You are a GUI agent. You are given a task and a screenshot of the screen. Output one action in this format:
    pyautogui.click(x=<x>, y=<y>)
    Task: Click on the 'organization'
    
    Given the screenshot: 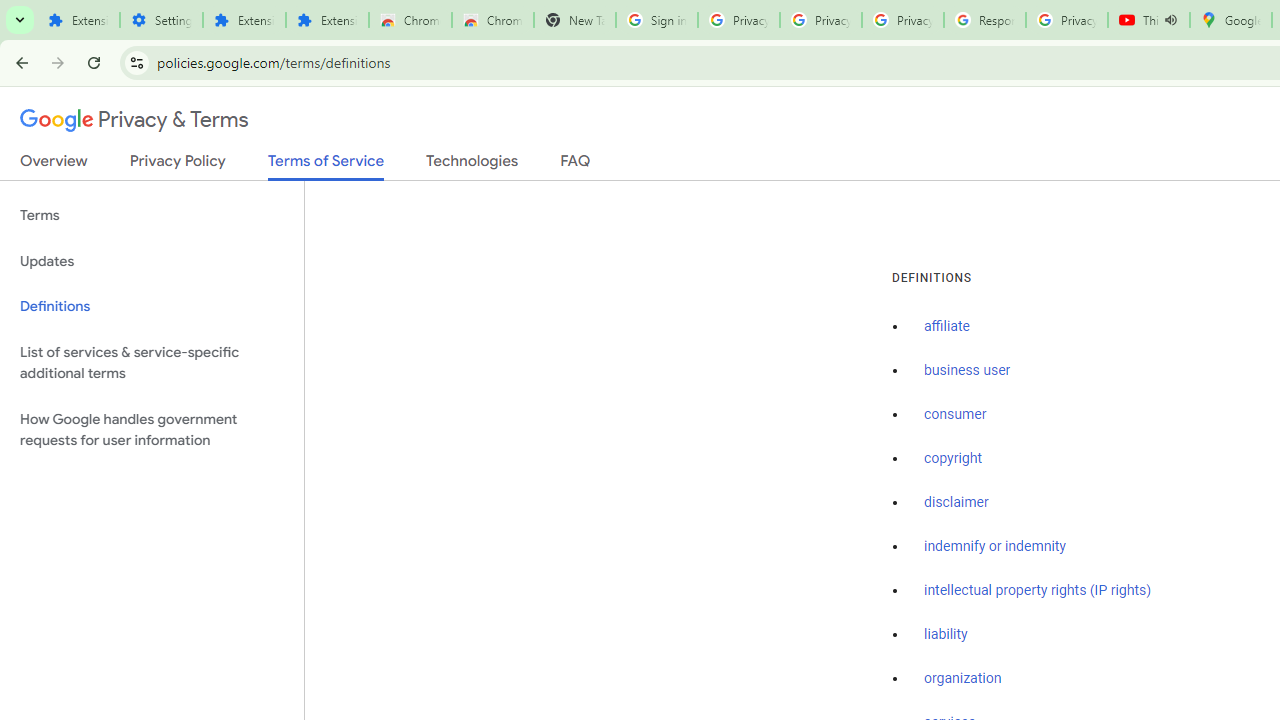 What is the action you would take?
    pyautogui.click(x=963, y=678)
    